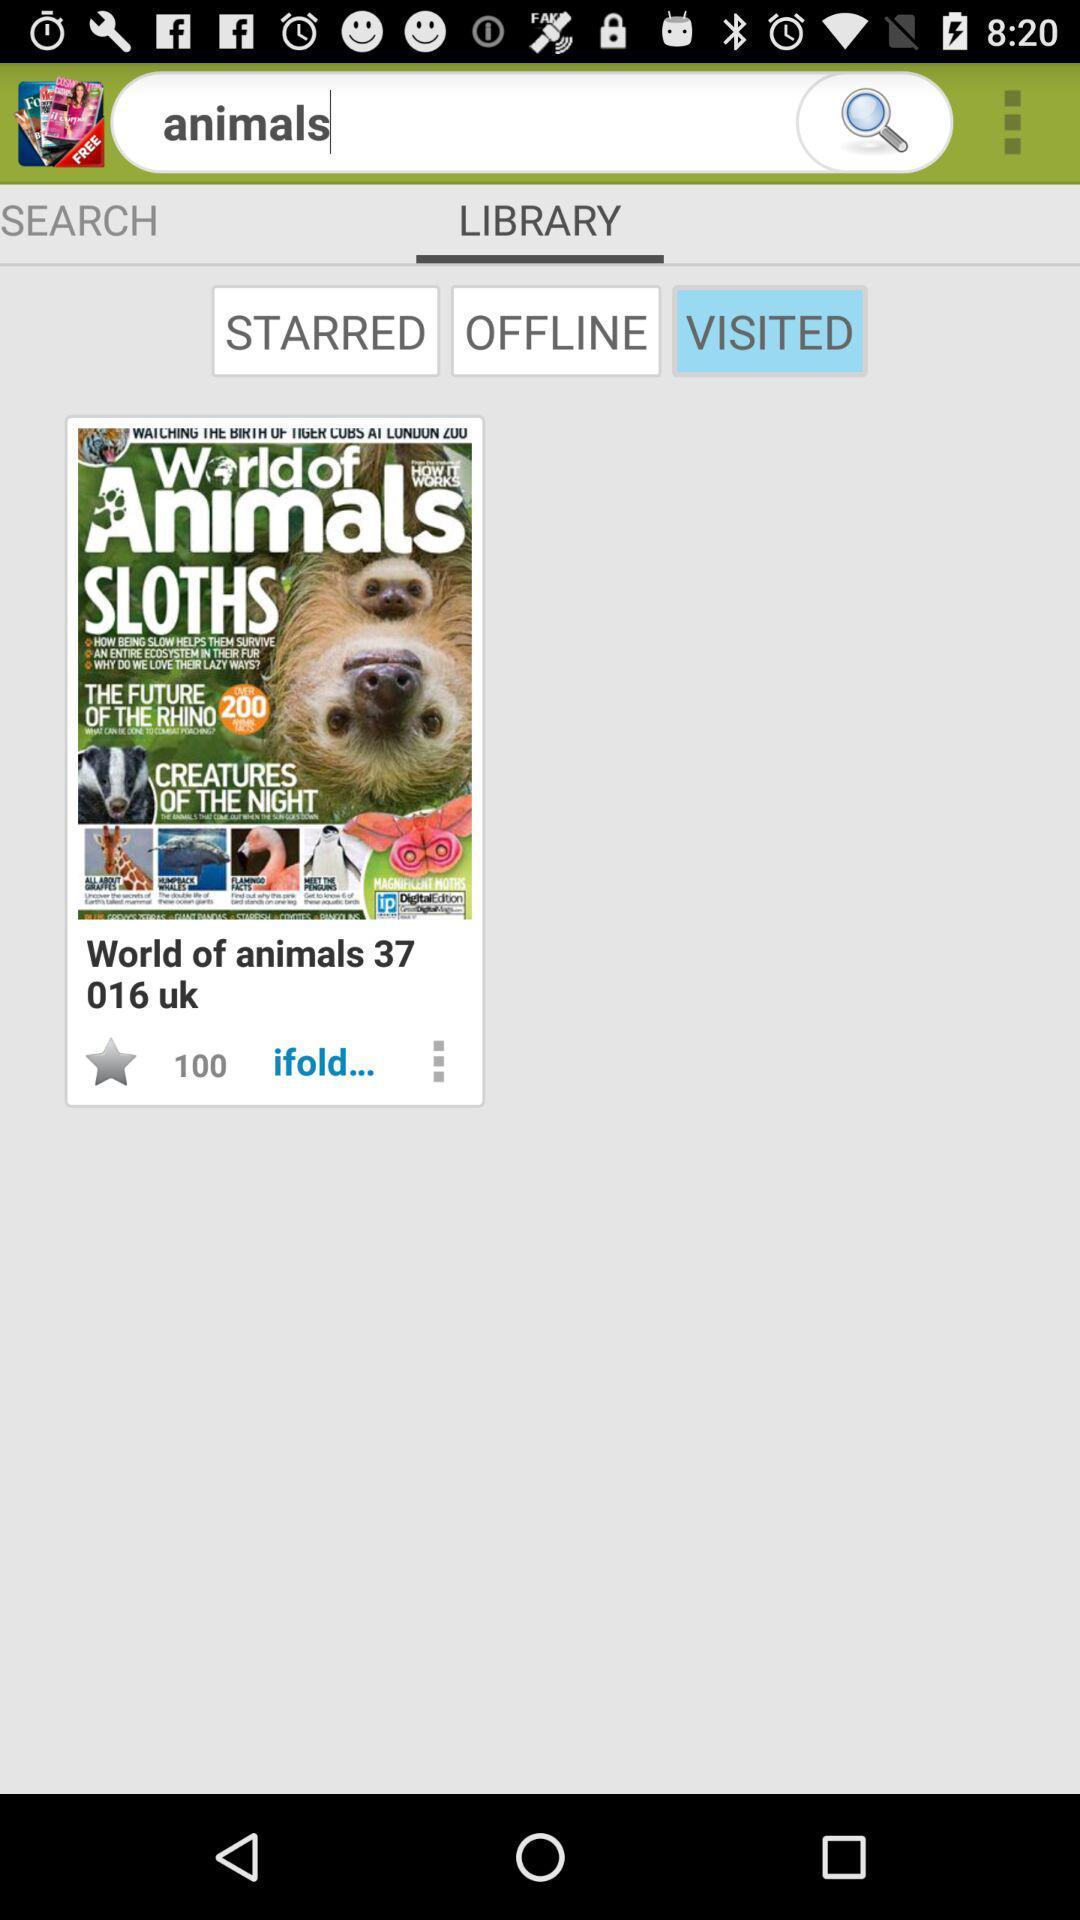  What do you see at coordinates (437, 1060) in the screenshot?
I see `open more options` at bounding box center [437, 1060].